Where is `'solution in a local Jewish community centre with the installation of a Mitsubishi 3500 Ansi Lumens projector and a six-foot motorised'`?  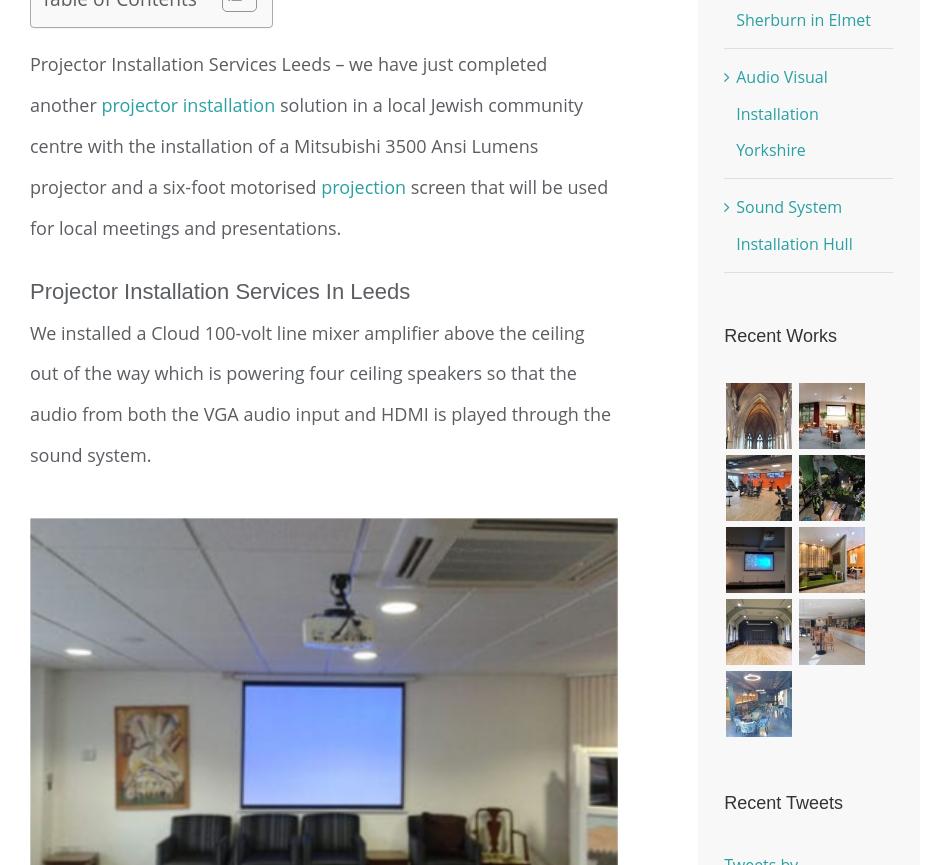 'solution in a local Jewish community centre with the installation of a Mitsubishi 3500 Ansi Lumens projector and a six-foot motorised' is located at coordinates (304, 144).